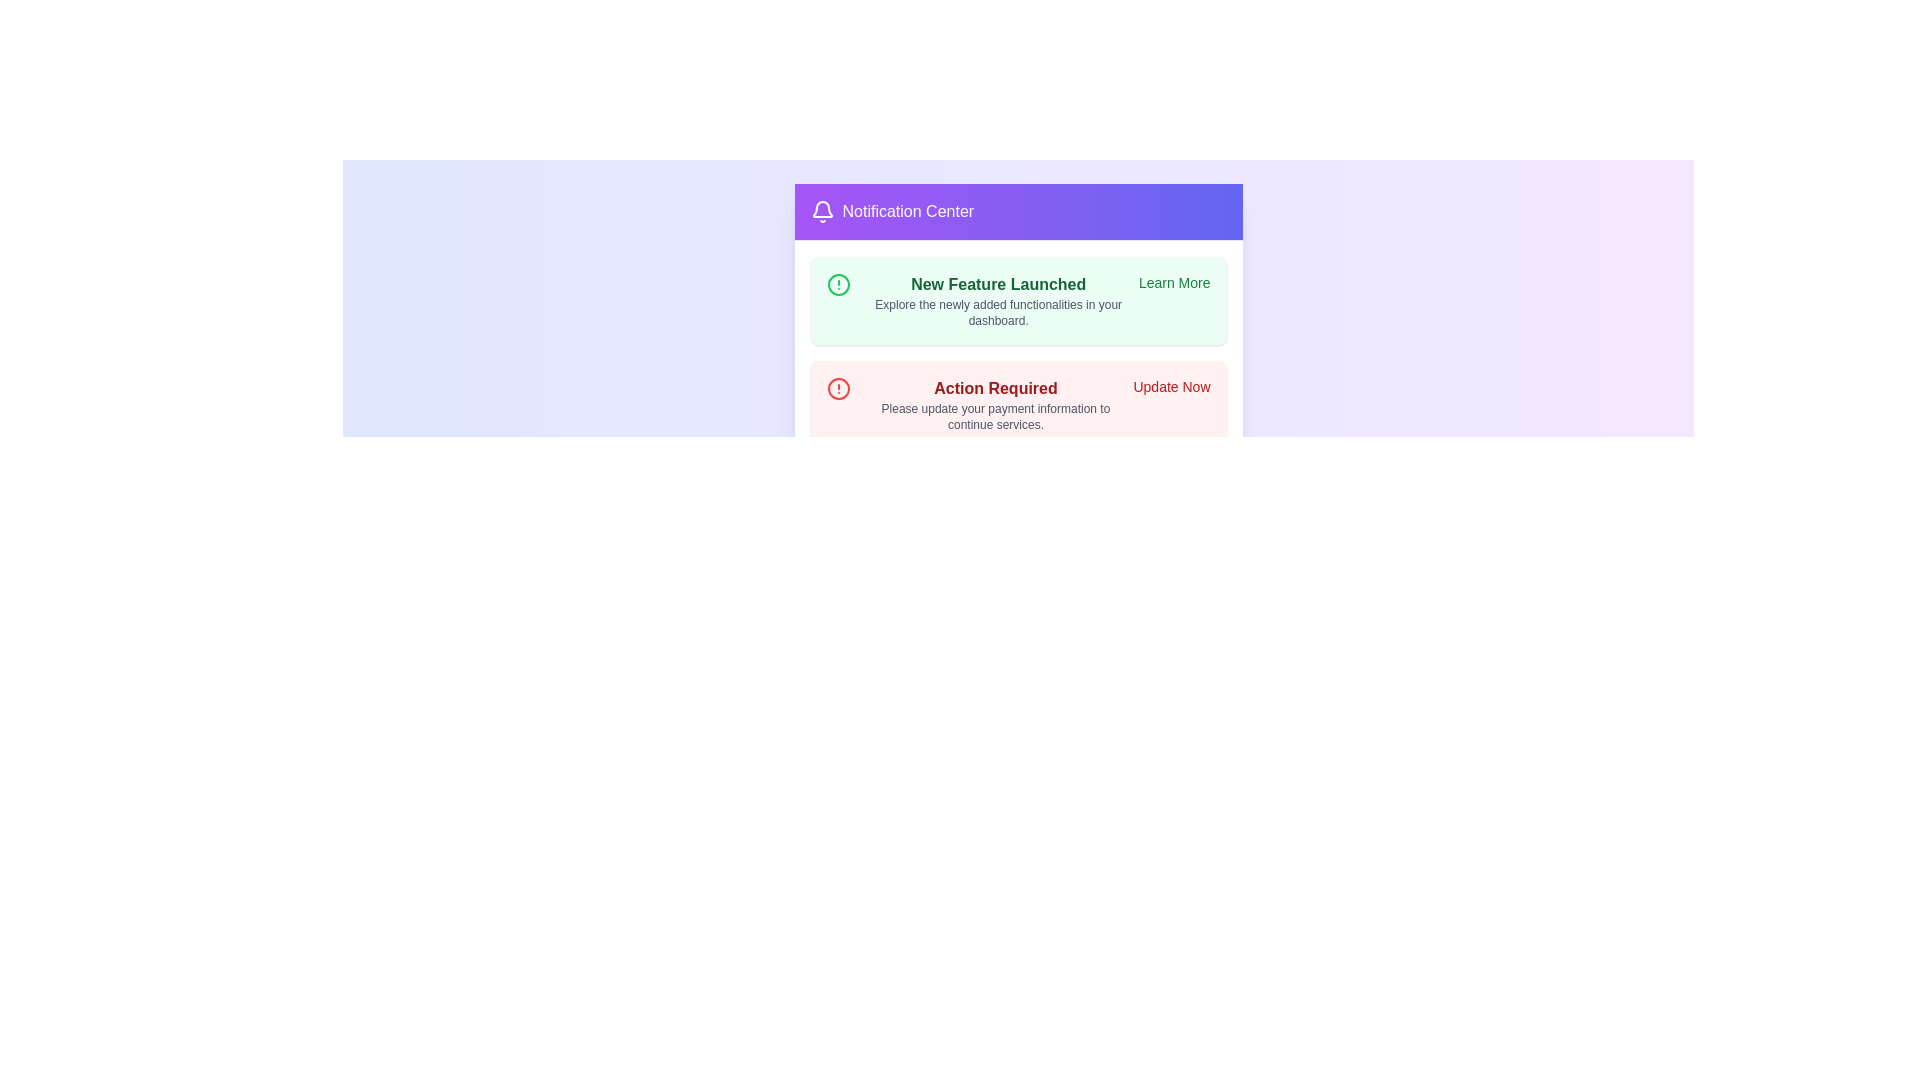 Image resolution: width=1920 pixels, height=1080 pixels. What do you see at coordinates (998, 312) in the screenshot?
I see `information from the text label located directly below the 'New Feature Launched' title within a light green notification box` at bounding box center [998, 312].